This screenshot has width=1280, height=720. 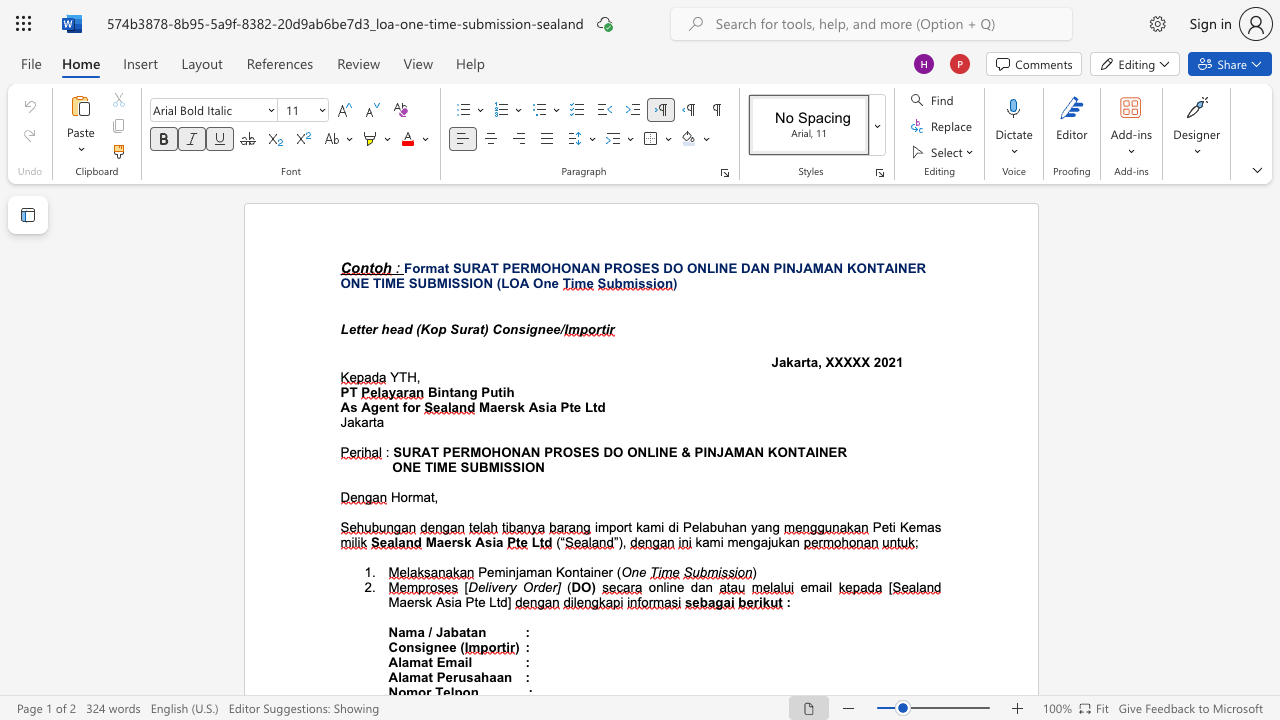 What do you see at coordinates (676, 586) in the screenshot?
I see `the subset text "e dan" within the text "online dan"` at bounding box center [676, 586].